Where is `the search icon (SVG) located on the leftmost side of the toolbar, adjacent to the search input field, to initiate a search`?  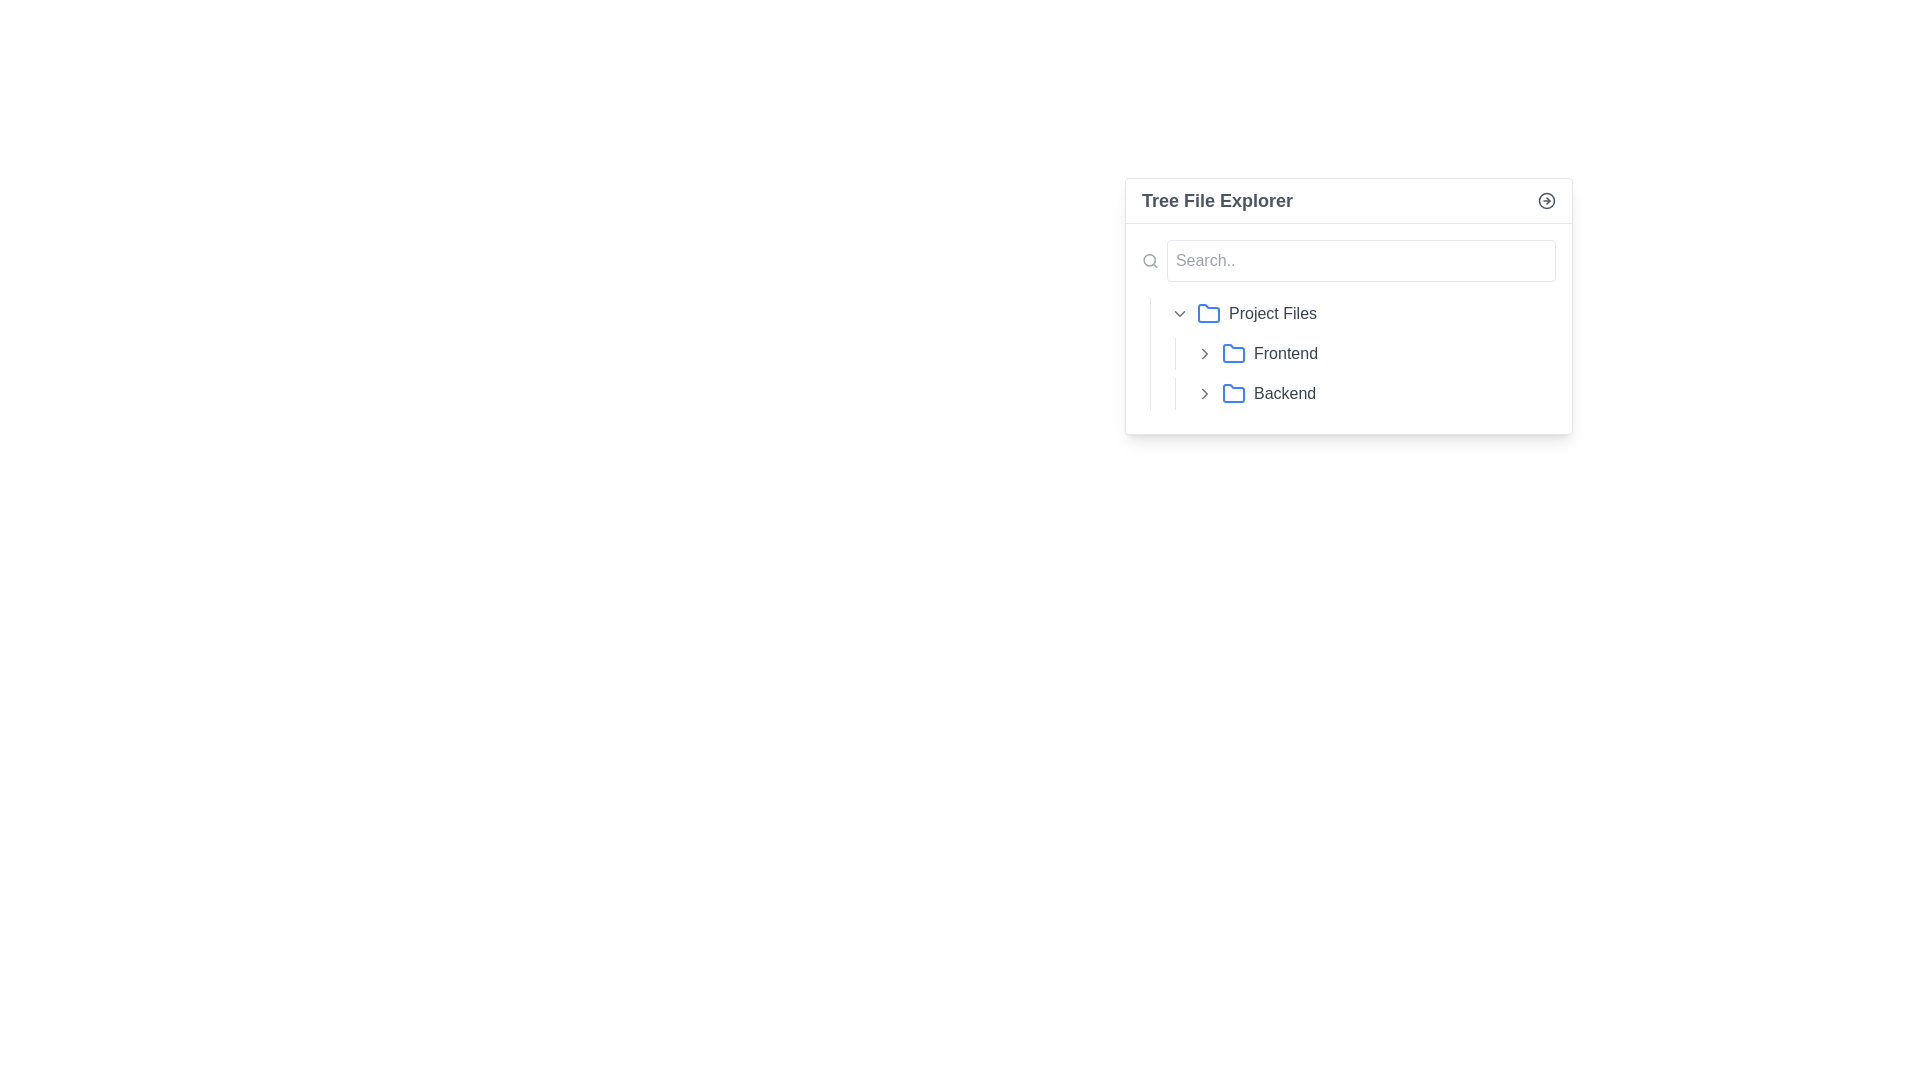
the search icon (SVG) located on the leftmost side of the toolbar, adjacent to the search input field, to initiate a search is located at coordinates (1150, 260).